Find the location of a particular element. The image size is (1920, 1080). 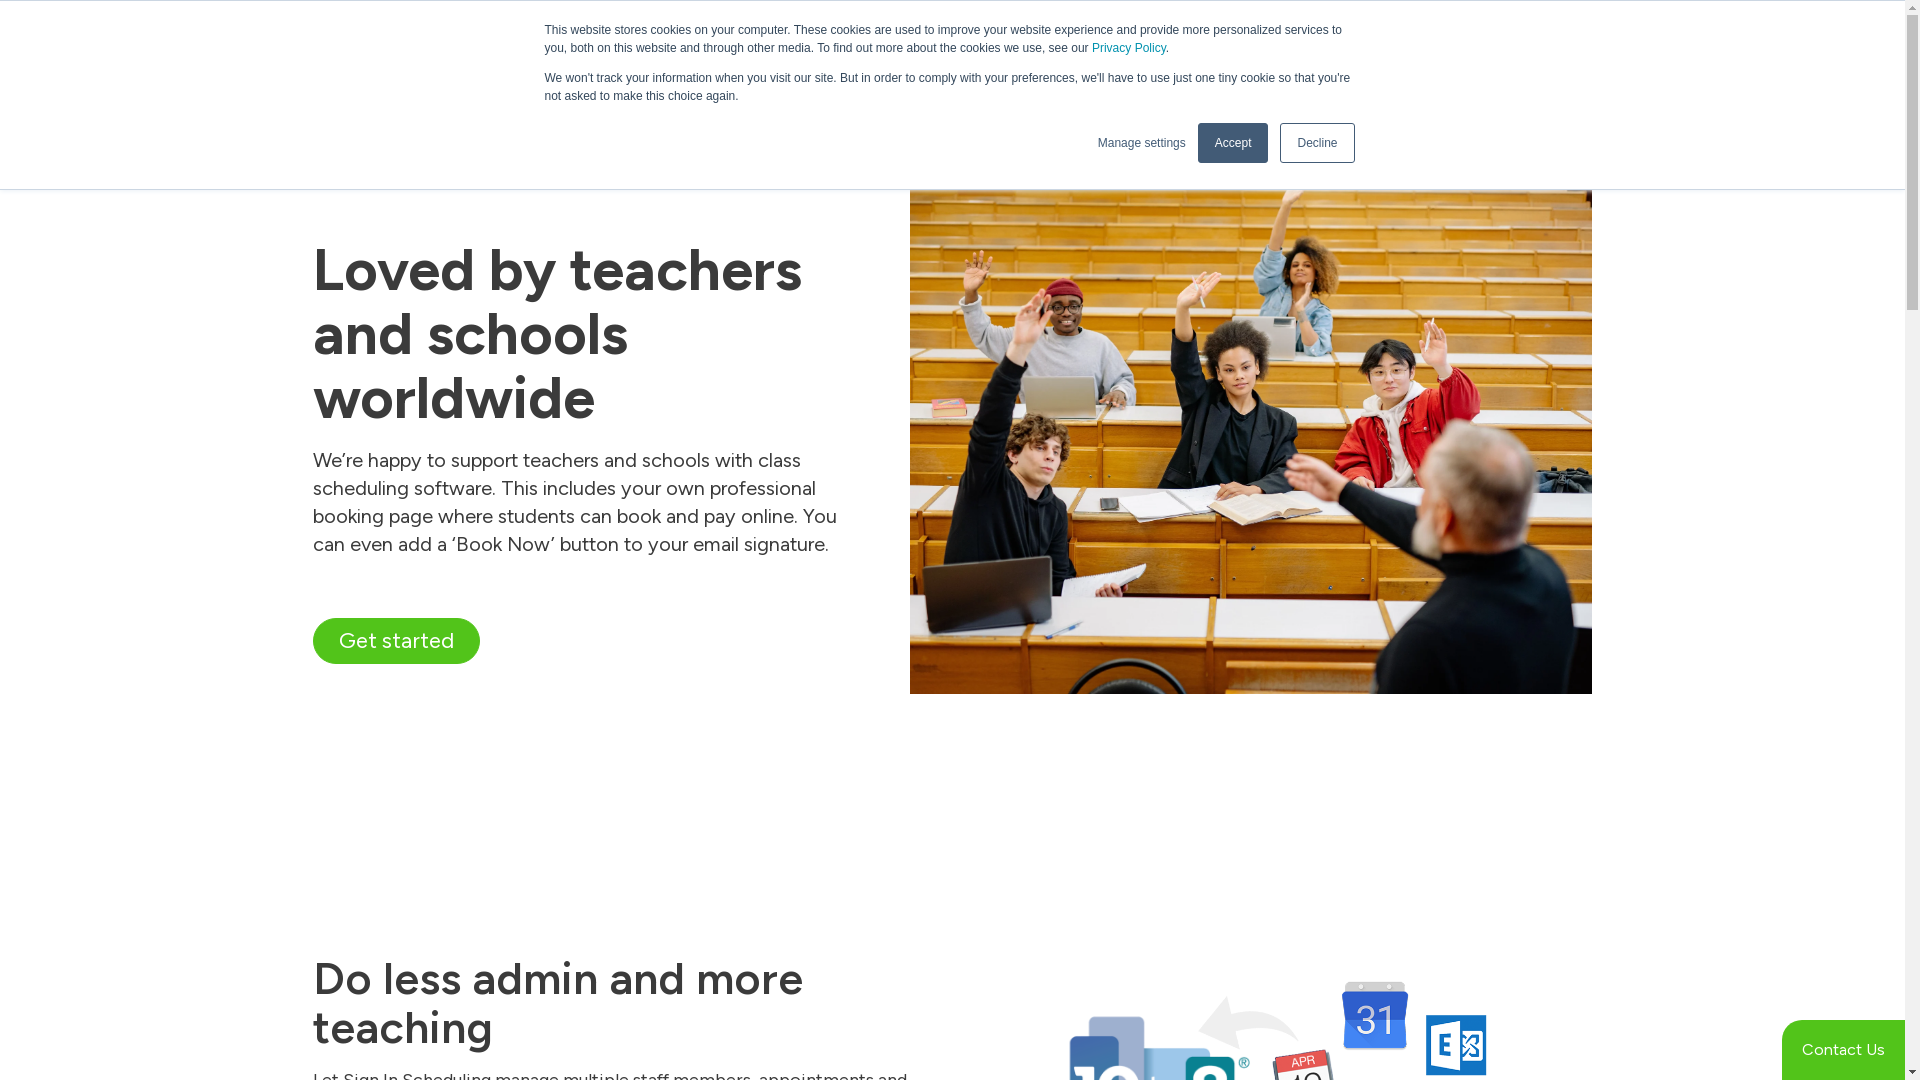

'Save your seat' is located at coordinates (1329, 23).